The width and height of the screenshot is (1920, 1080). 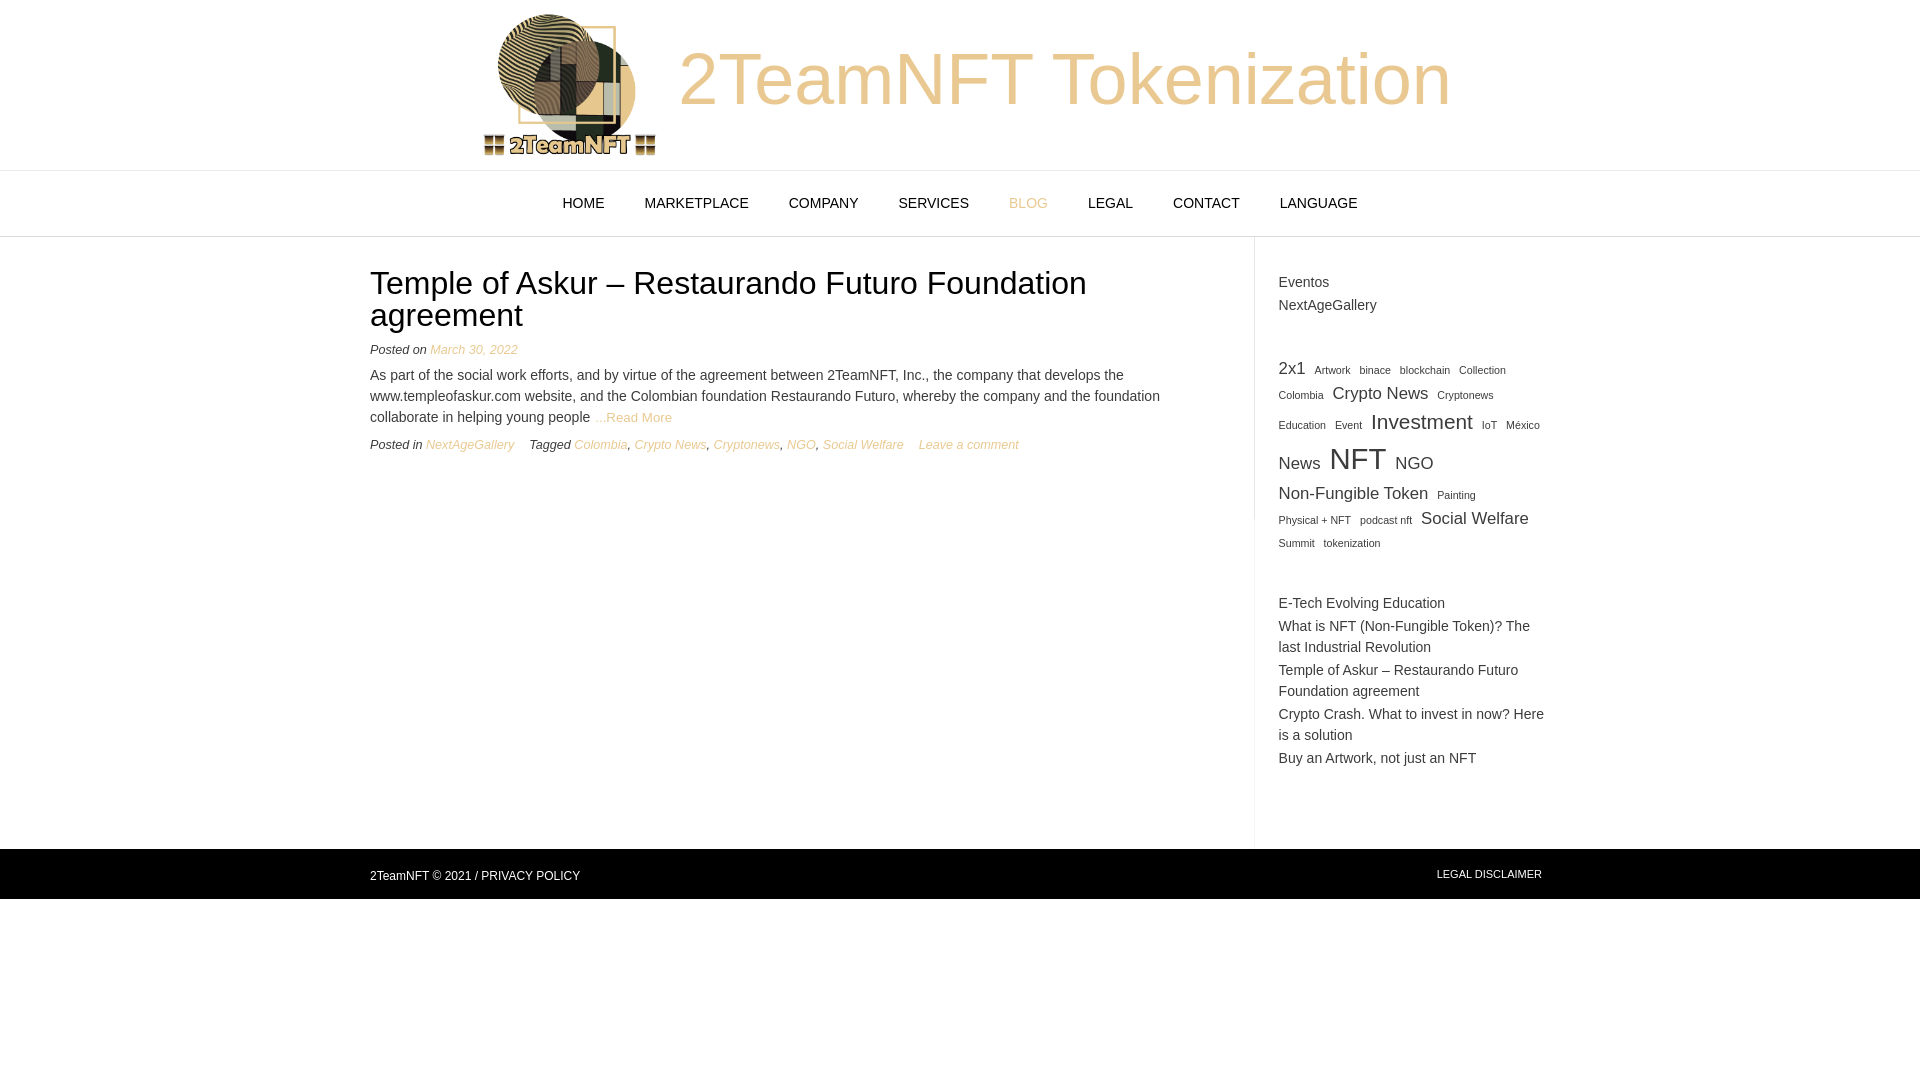 What do you see at coordinates (1379, 393) in the screenshot?
I see `'Crypto News'` at bounding box center [1379, 393].